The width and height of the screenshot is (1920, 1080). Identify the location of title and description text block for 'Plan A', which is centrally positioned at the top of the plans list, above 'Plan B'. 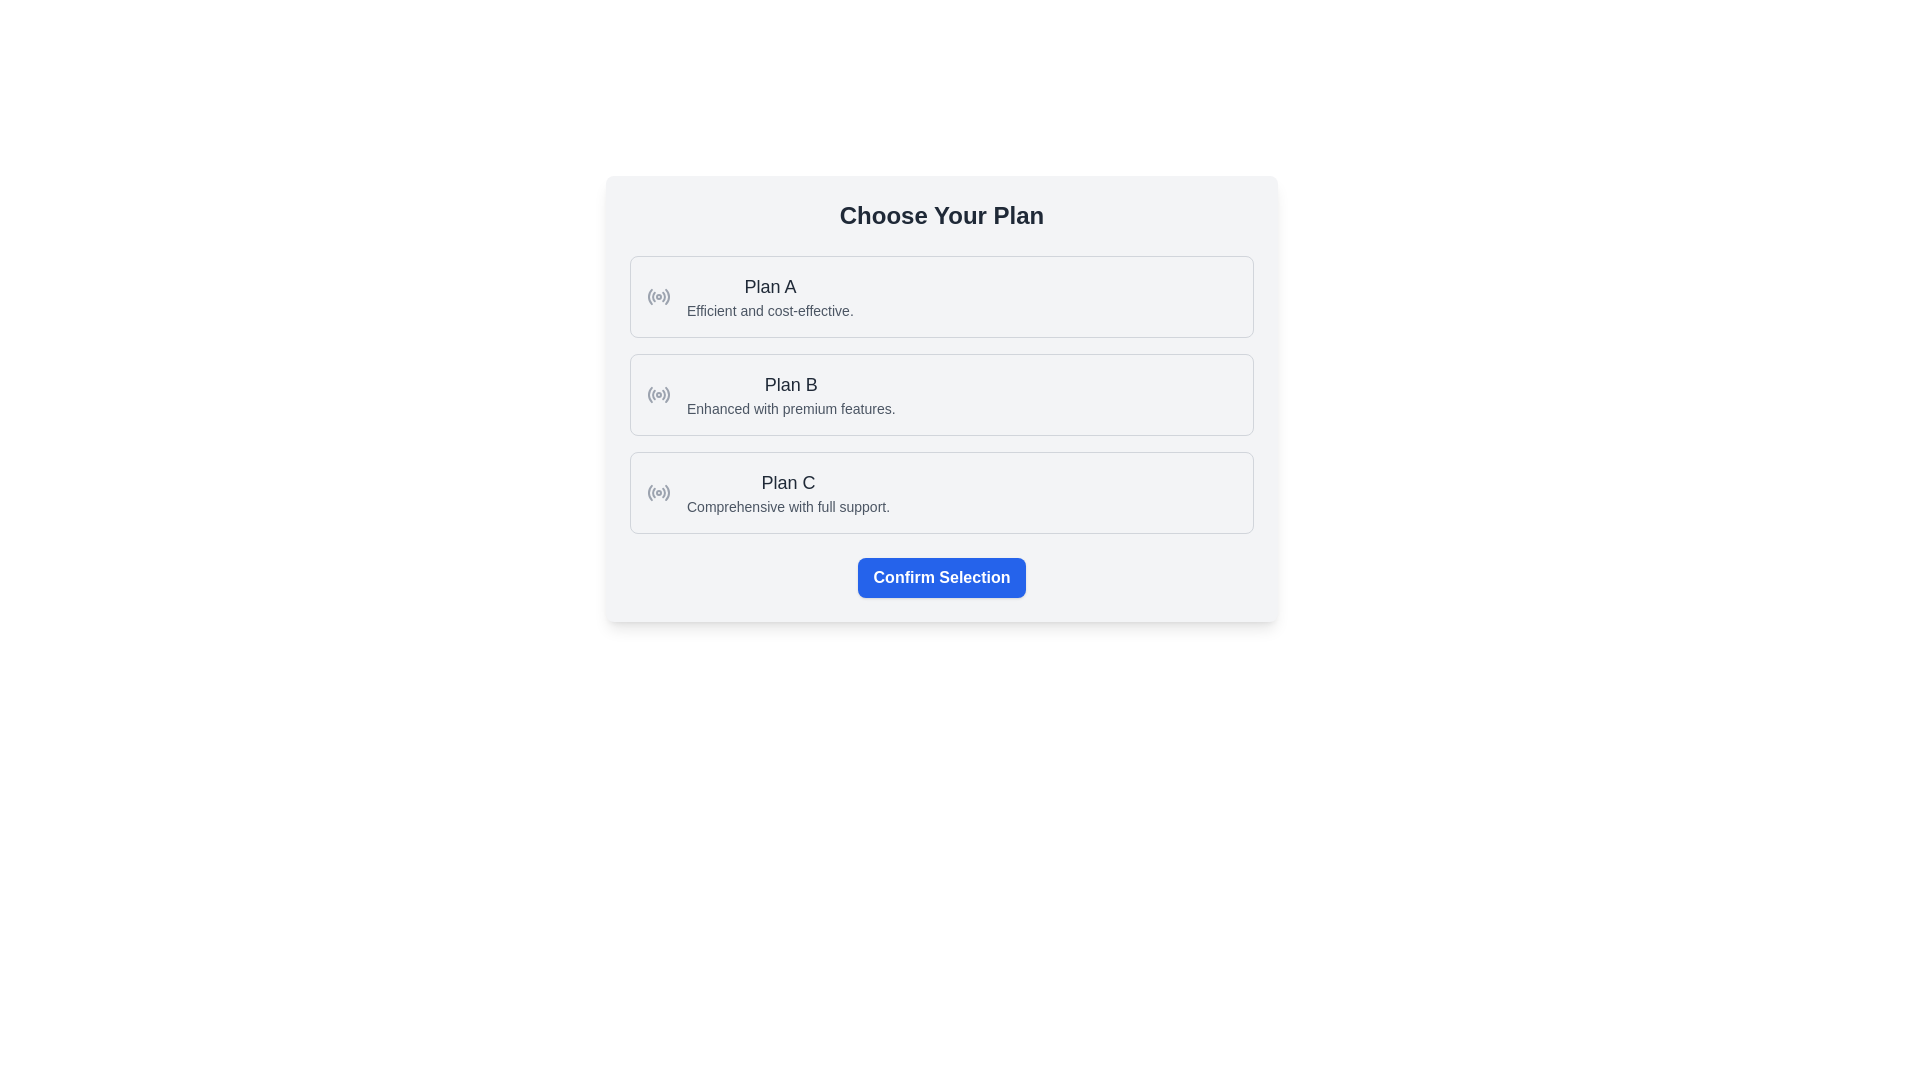
(769, 297).